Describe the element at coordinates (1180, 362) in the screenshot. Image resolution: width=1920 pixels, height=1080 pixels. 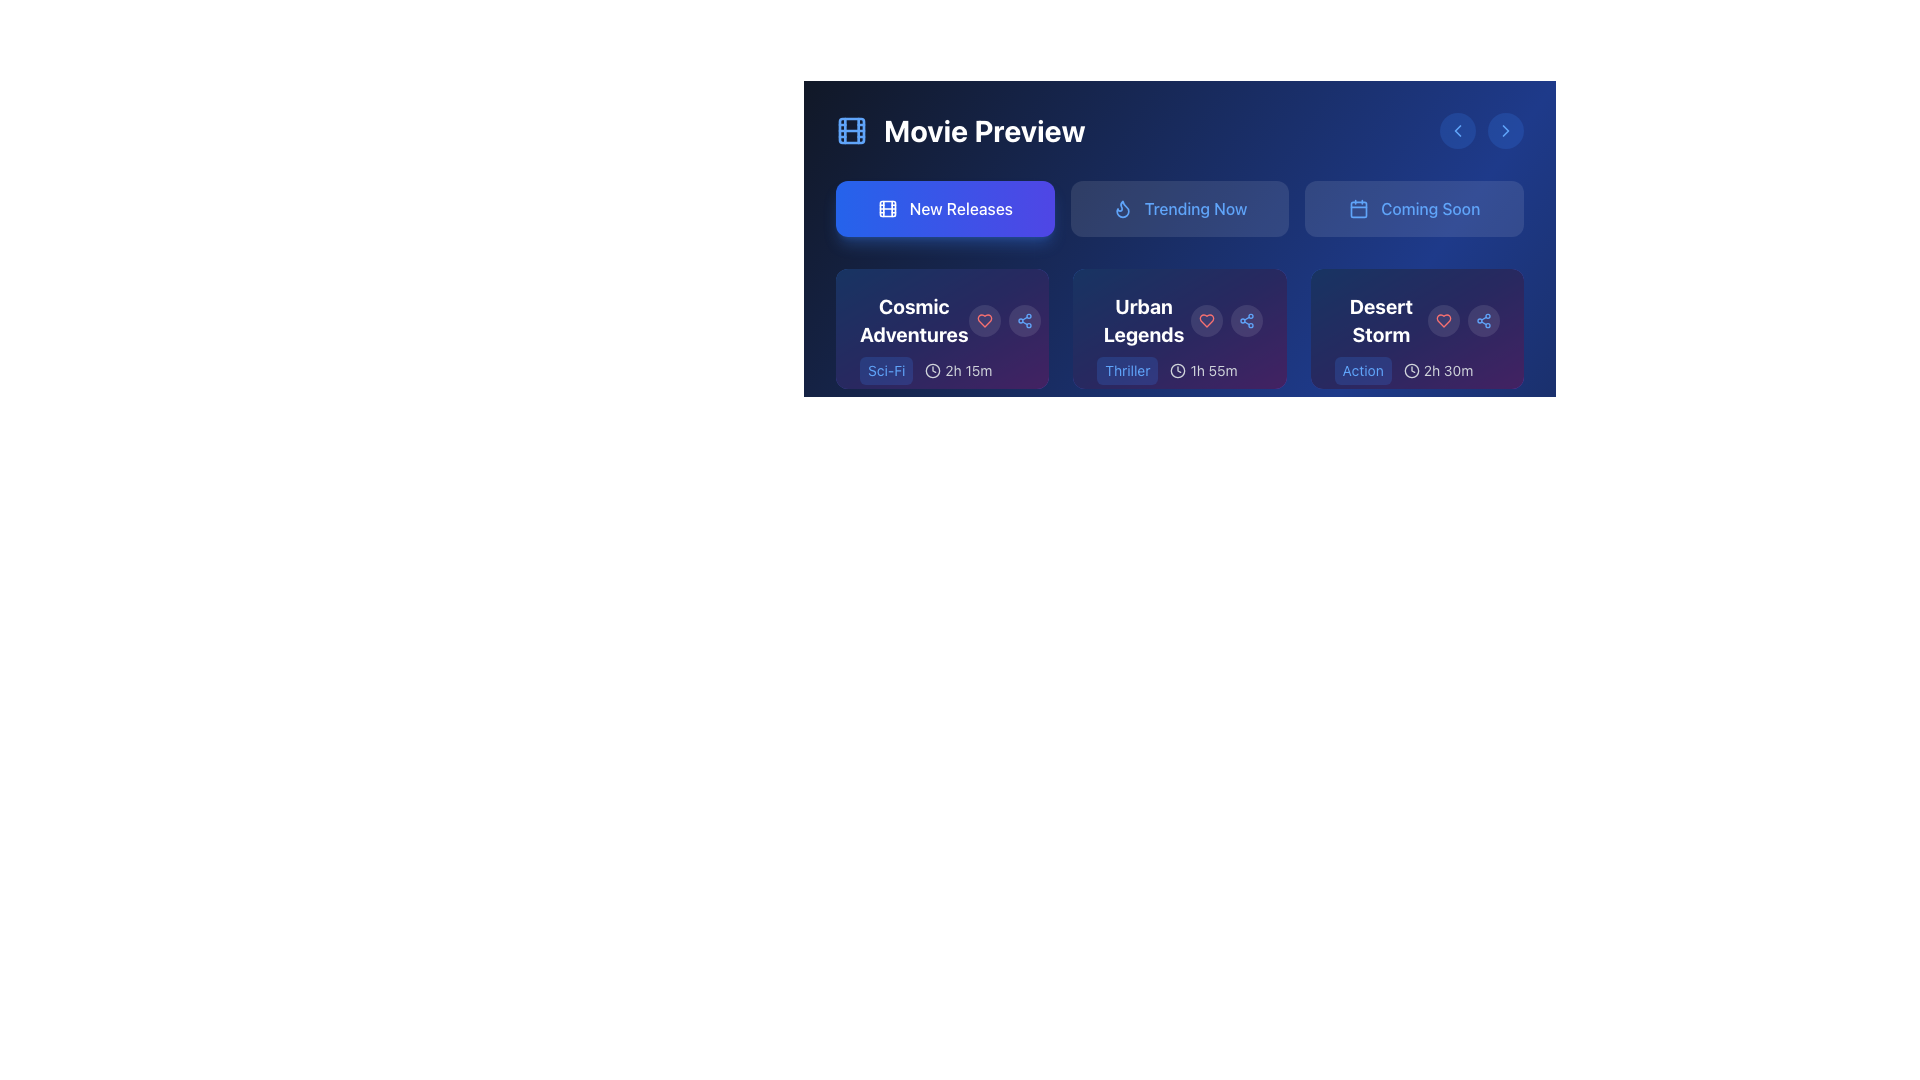
I see `the Text Label with Icon displaying '1h 55m' located in the lower section of the 'Urban Legends' movie card, which is styled with a blue theme and includes a clock icon to the left` at that location.